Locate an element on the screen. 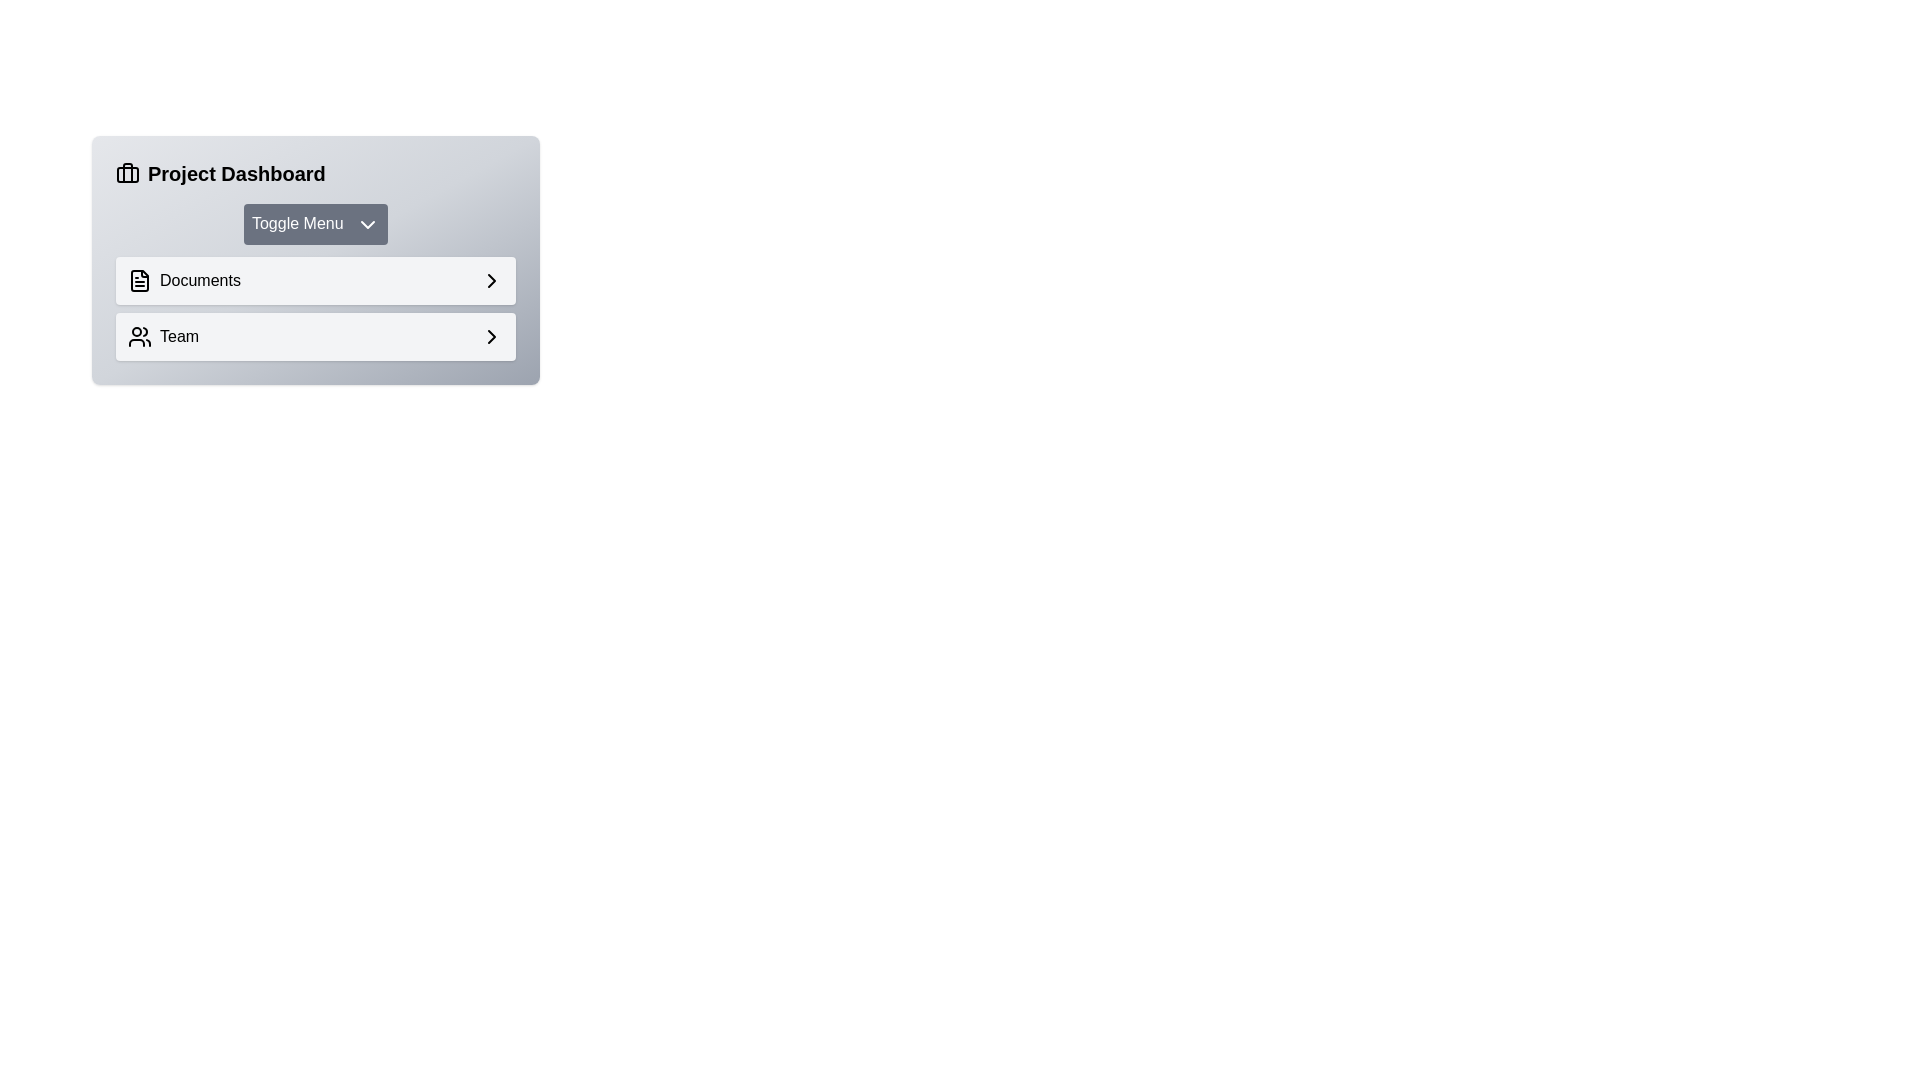 The image size is (1920, 1080). the thin, vertical stroke within the briefcase icon located to the left of the 'Project Dashboard' text is located at coordinates (127, 172).